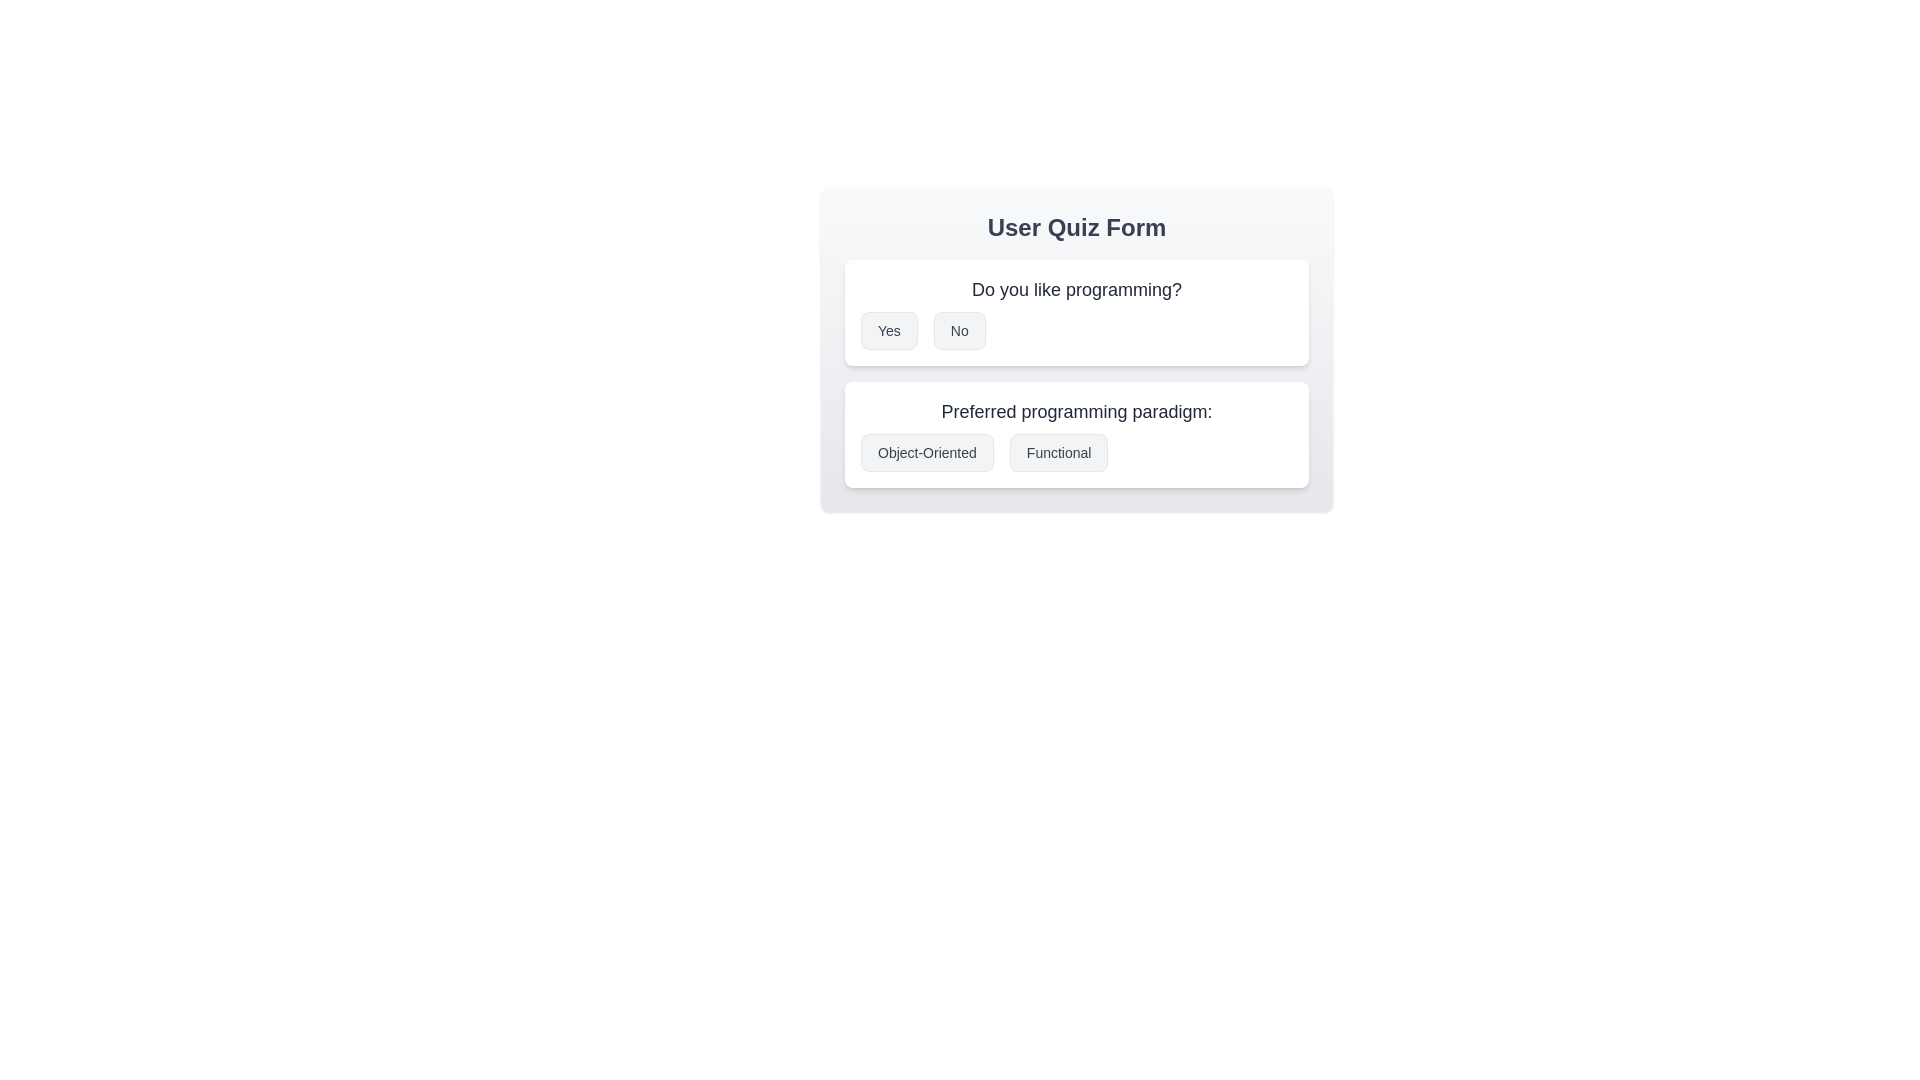  What do you see at coordinates (888, 330) in the screenshot?
I see `the 'Yes' button, which is a rectangular button with a rounded border and a subtle gradient, located beneath the question 'Do you like programming?'` at bounding box center [888, 330].